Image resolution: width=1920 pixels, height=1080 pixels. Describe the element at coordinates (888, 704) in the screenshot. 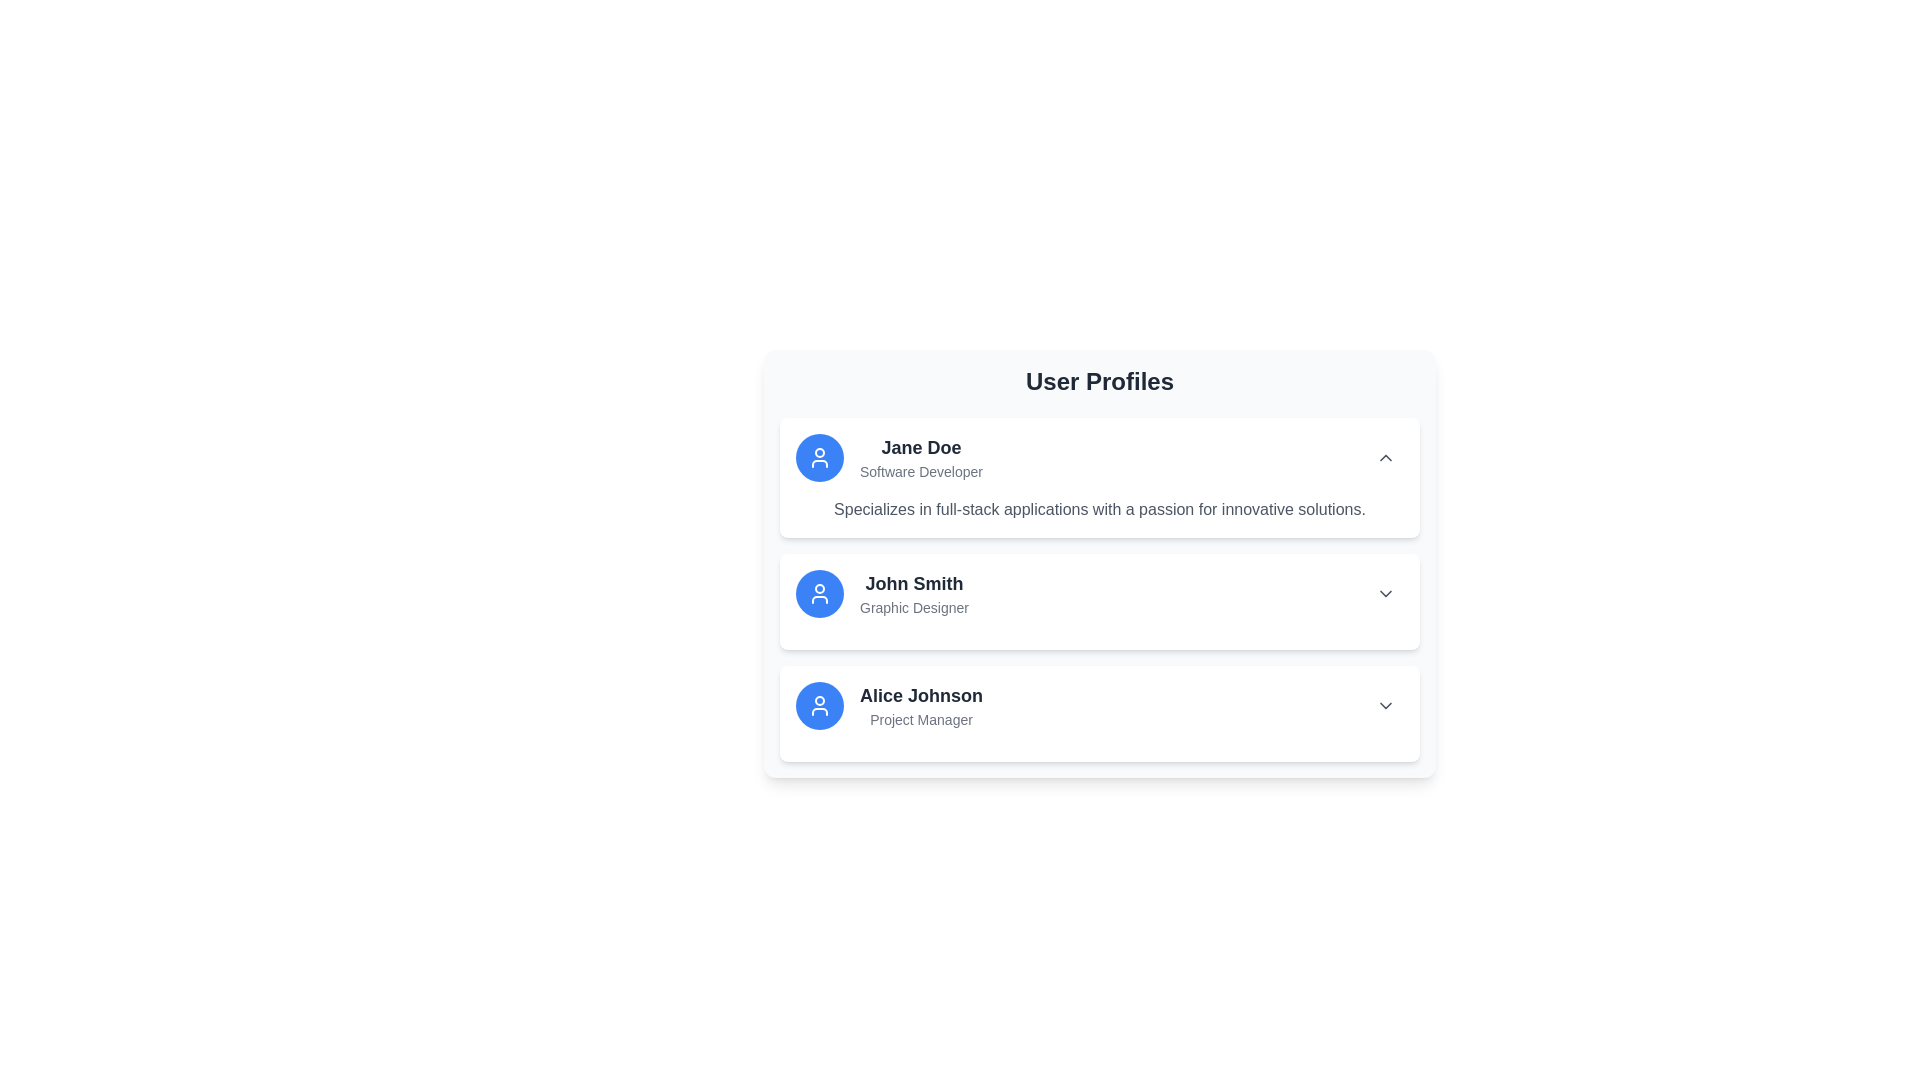

I see `the Profile card component representing 'Alice Johnson', which is the third entry in the vertical list of user profiles` at that location.